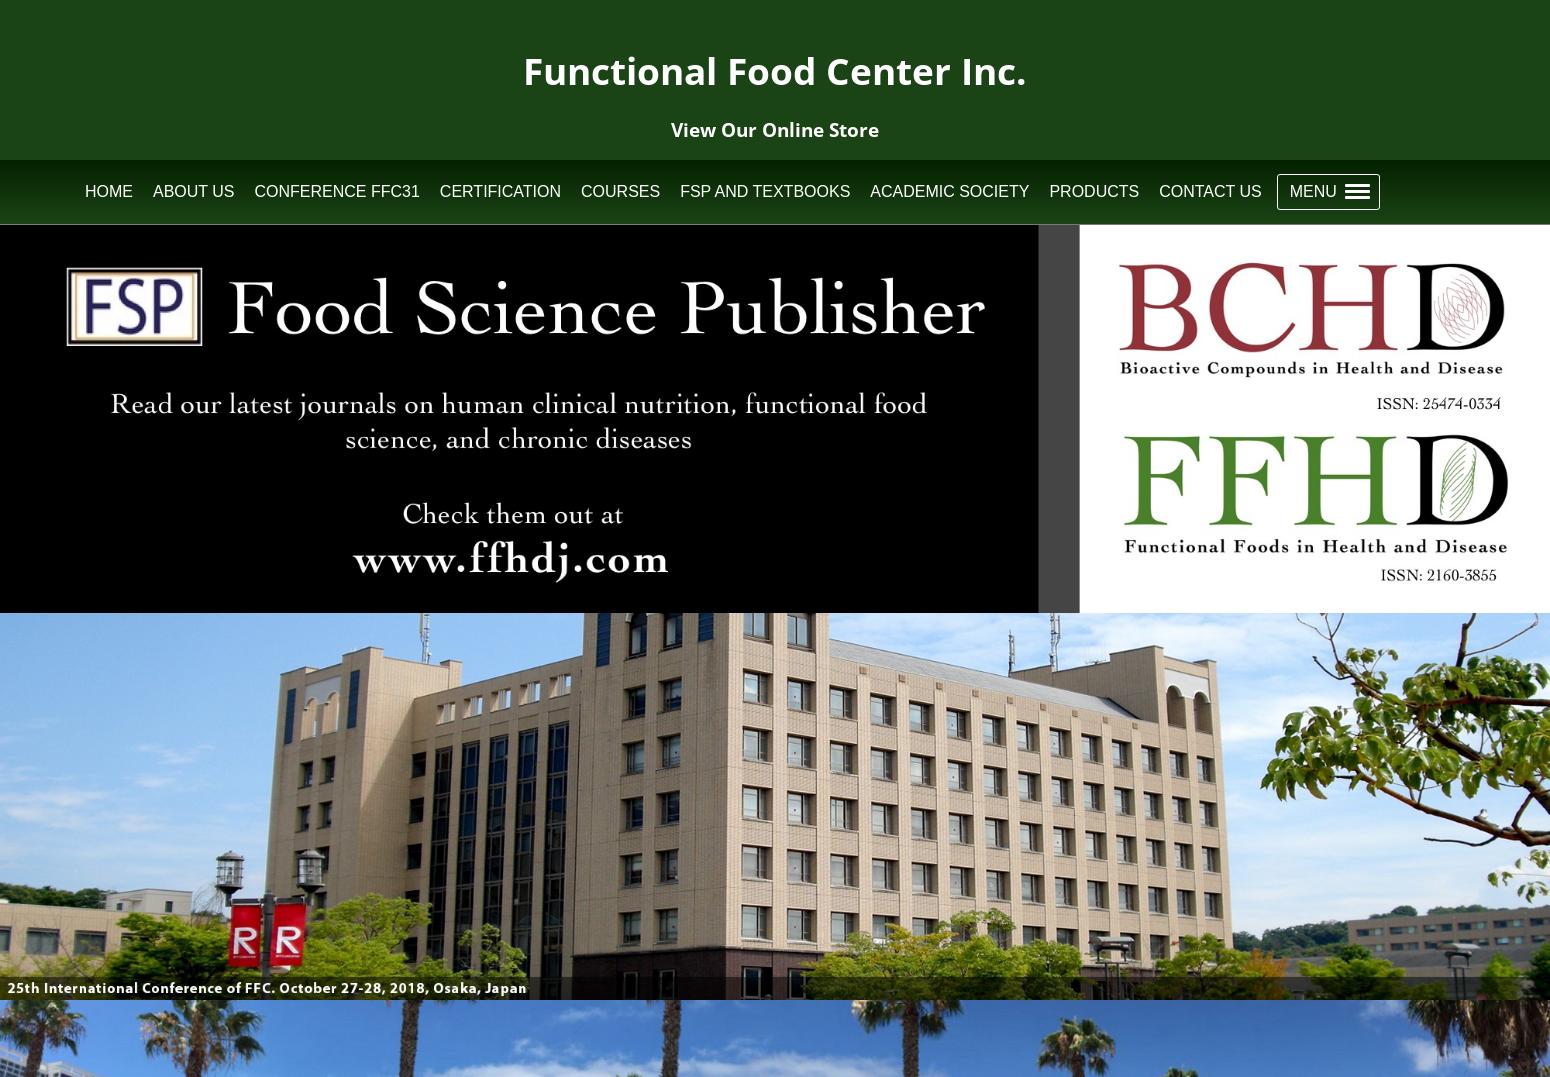 This screenshot has height=1077, width=1550. Describe the element at coordinates (775, 70) in the screenshot. I see `'Functional Food Center Inc.'` at that location.